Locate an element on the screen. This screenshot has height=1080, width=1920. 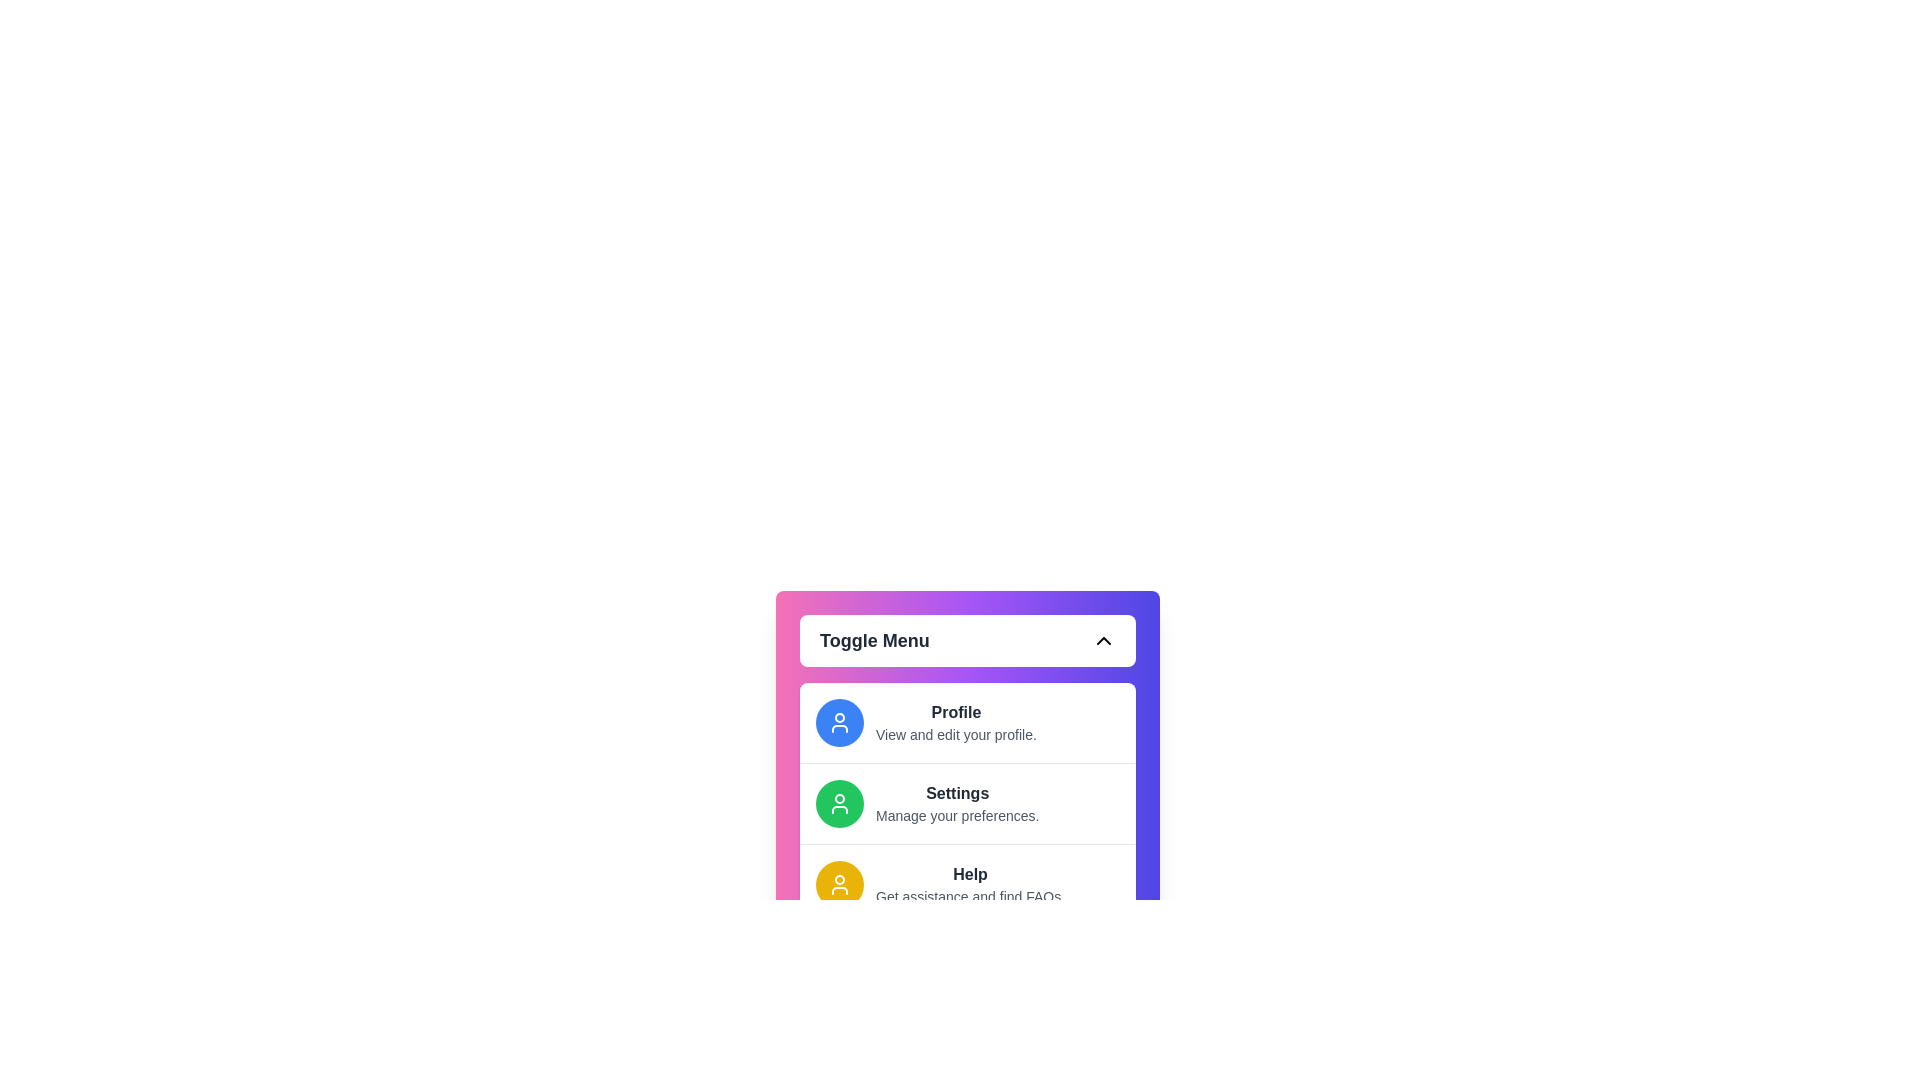
the 'Toggle Menu' button to toggle the visibility of the menu is located at coordinates (968, 640).